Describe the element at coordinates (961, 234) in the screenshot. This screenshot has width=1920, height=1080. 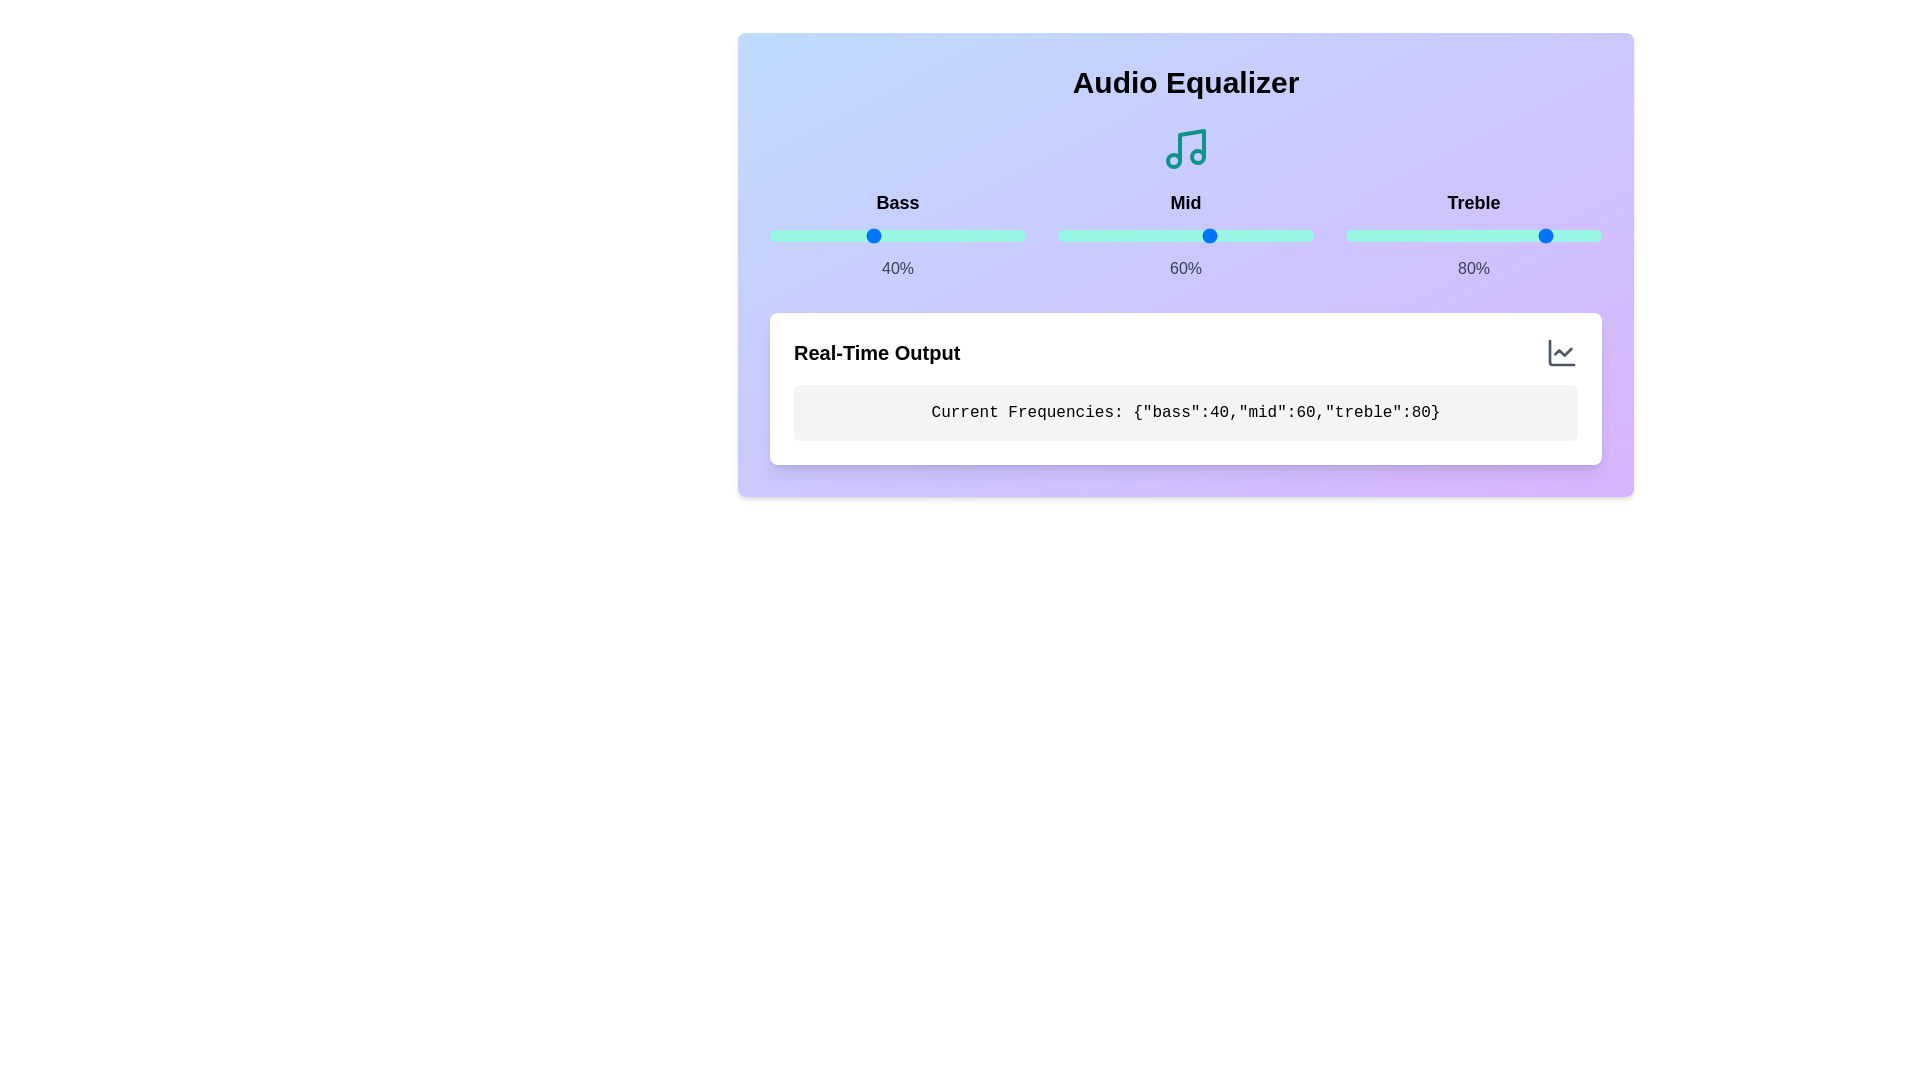
I see `bass level` at that location.